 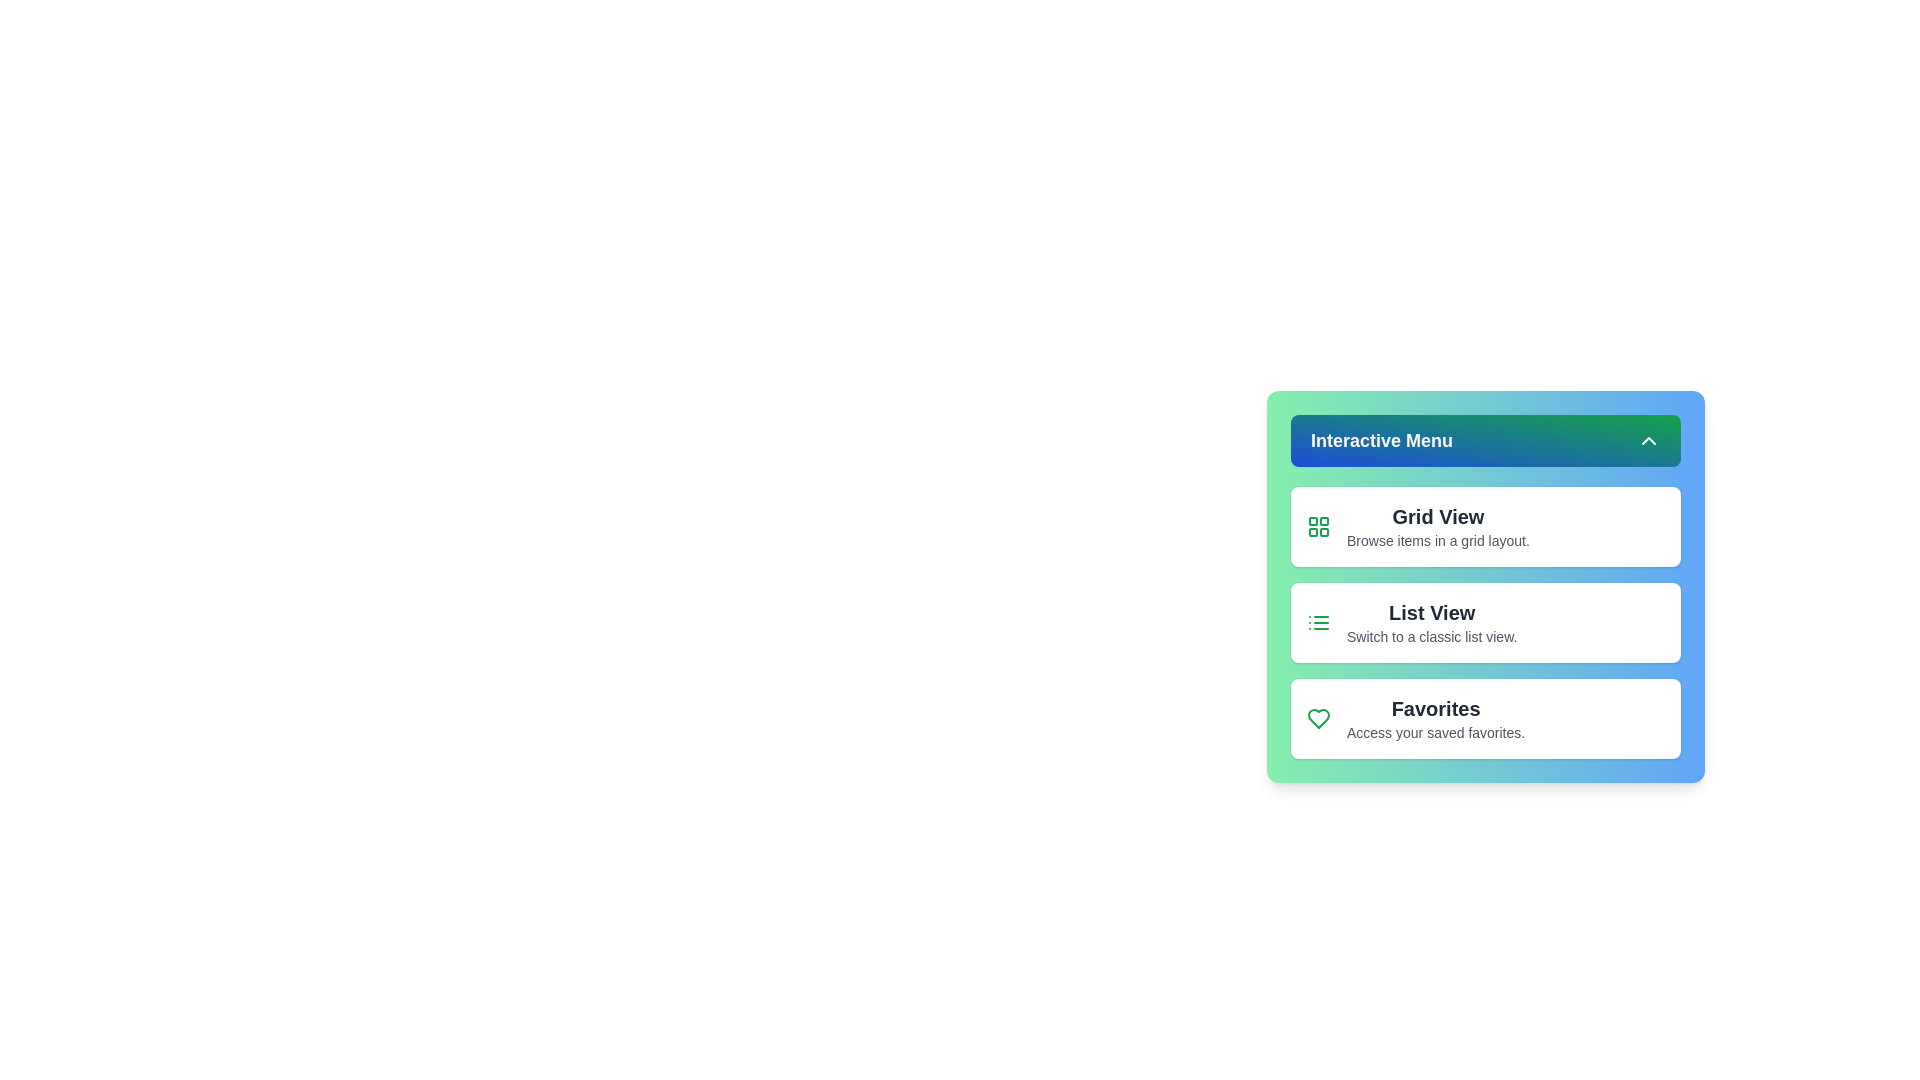 What do you see at coordinates (1486, 526) in the screenshot?
I see `the 'Grid View' button to select the grid view option` at bounding box center [1486, 526].